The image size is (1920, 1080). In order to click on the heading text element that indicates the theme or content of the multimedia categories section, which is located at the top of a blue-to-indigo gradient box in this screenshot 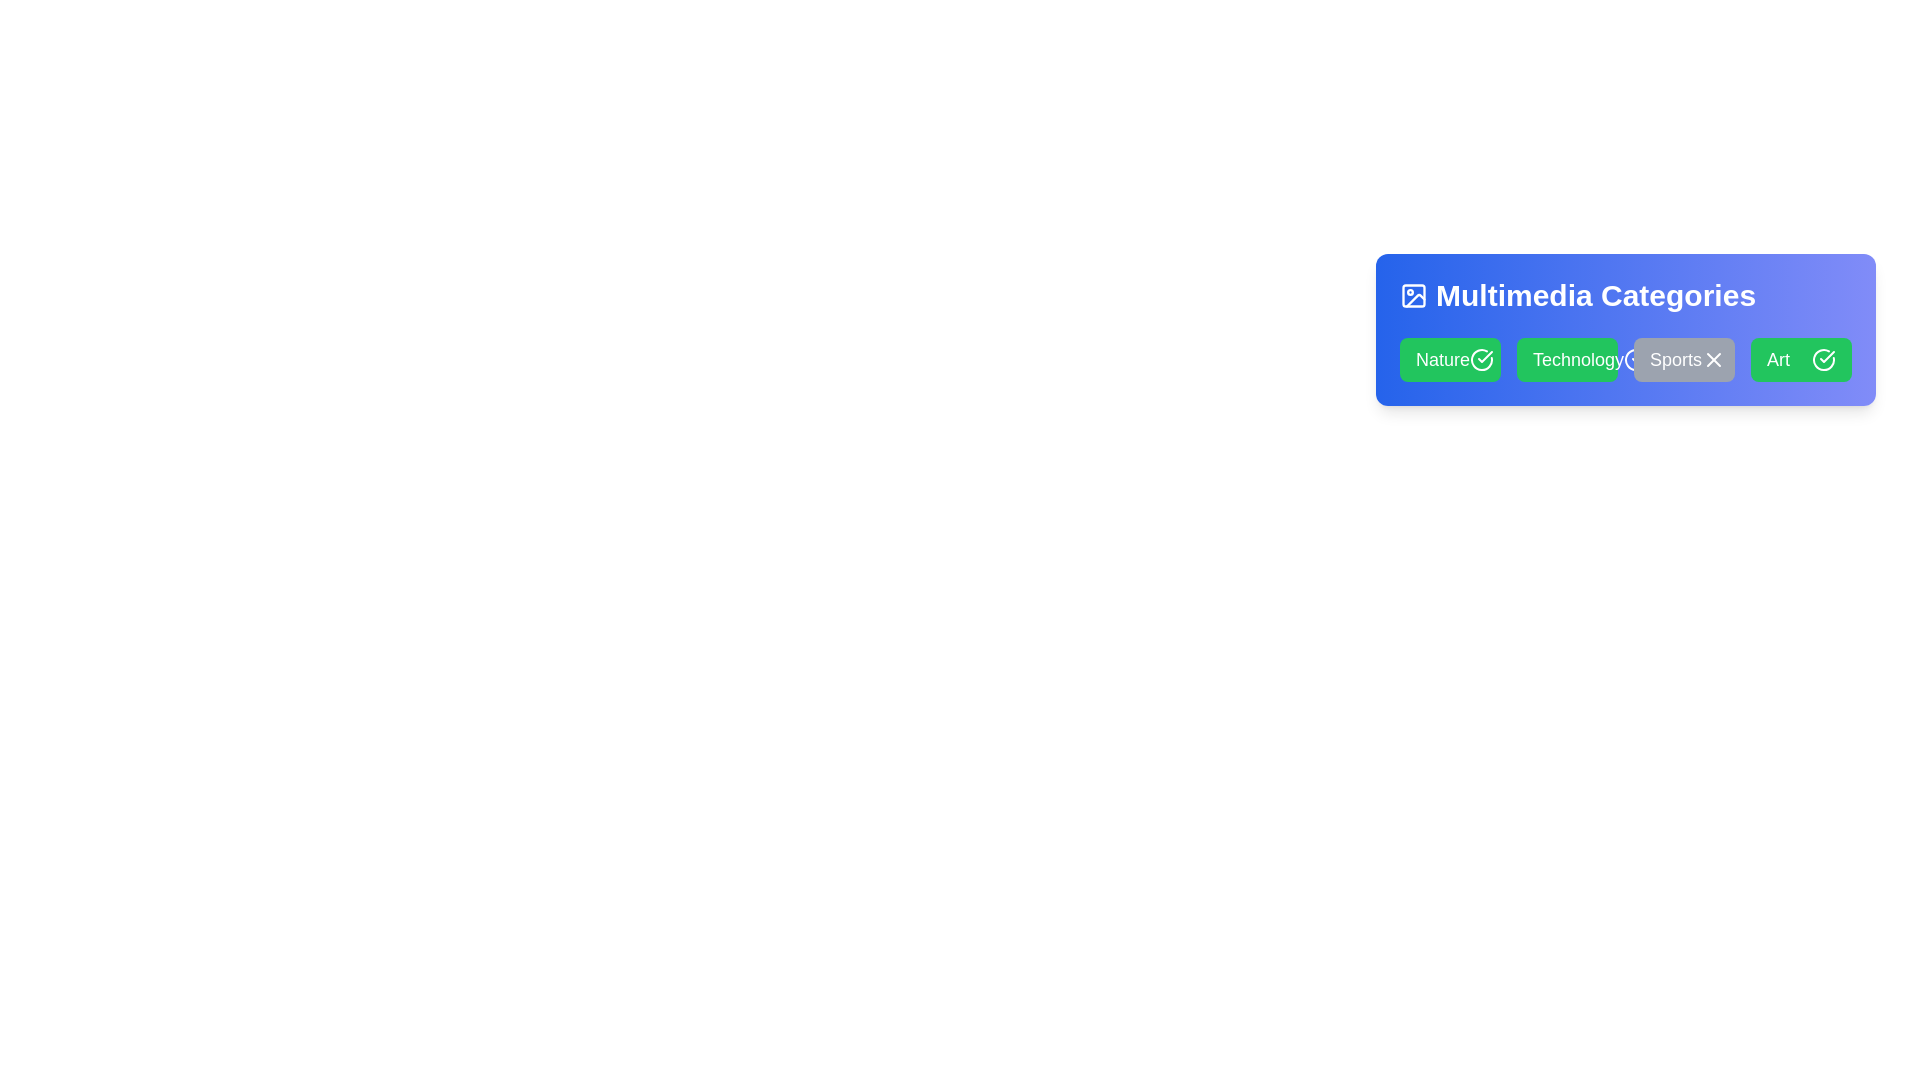, I will do `click(1626, 296)`.